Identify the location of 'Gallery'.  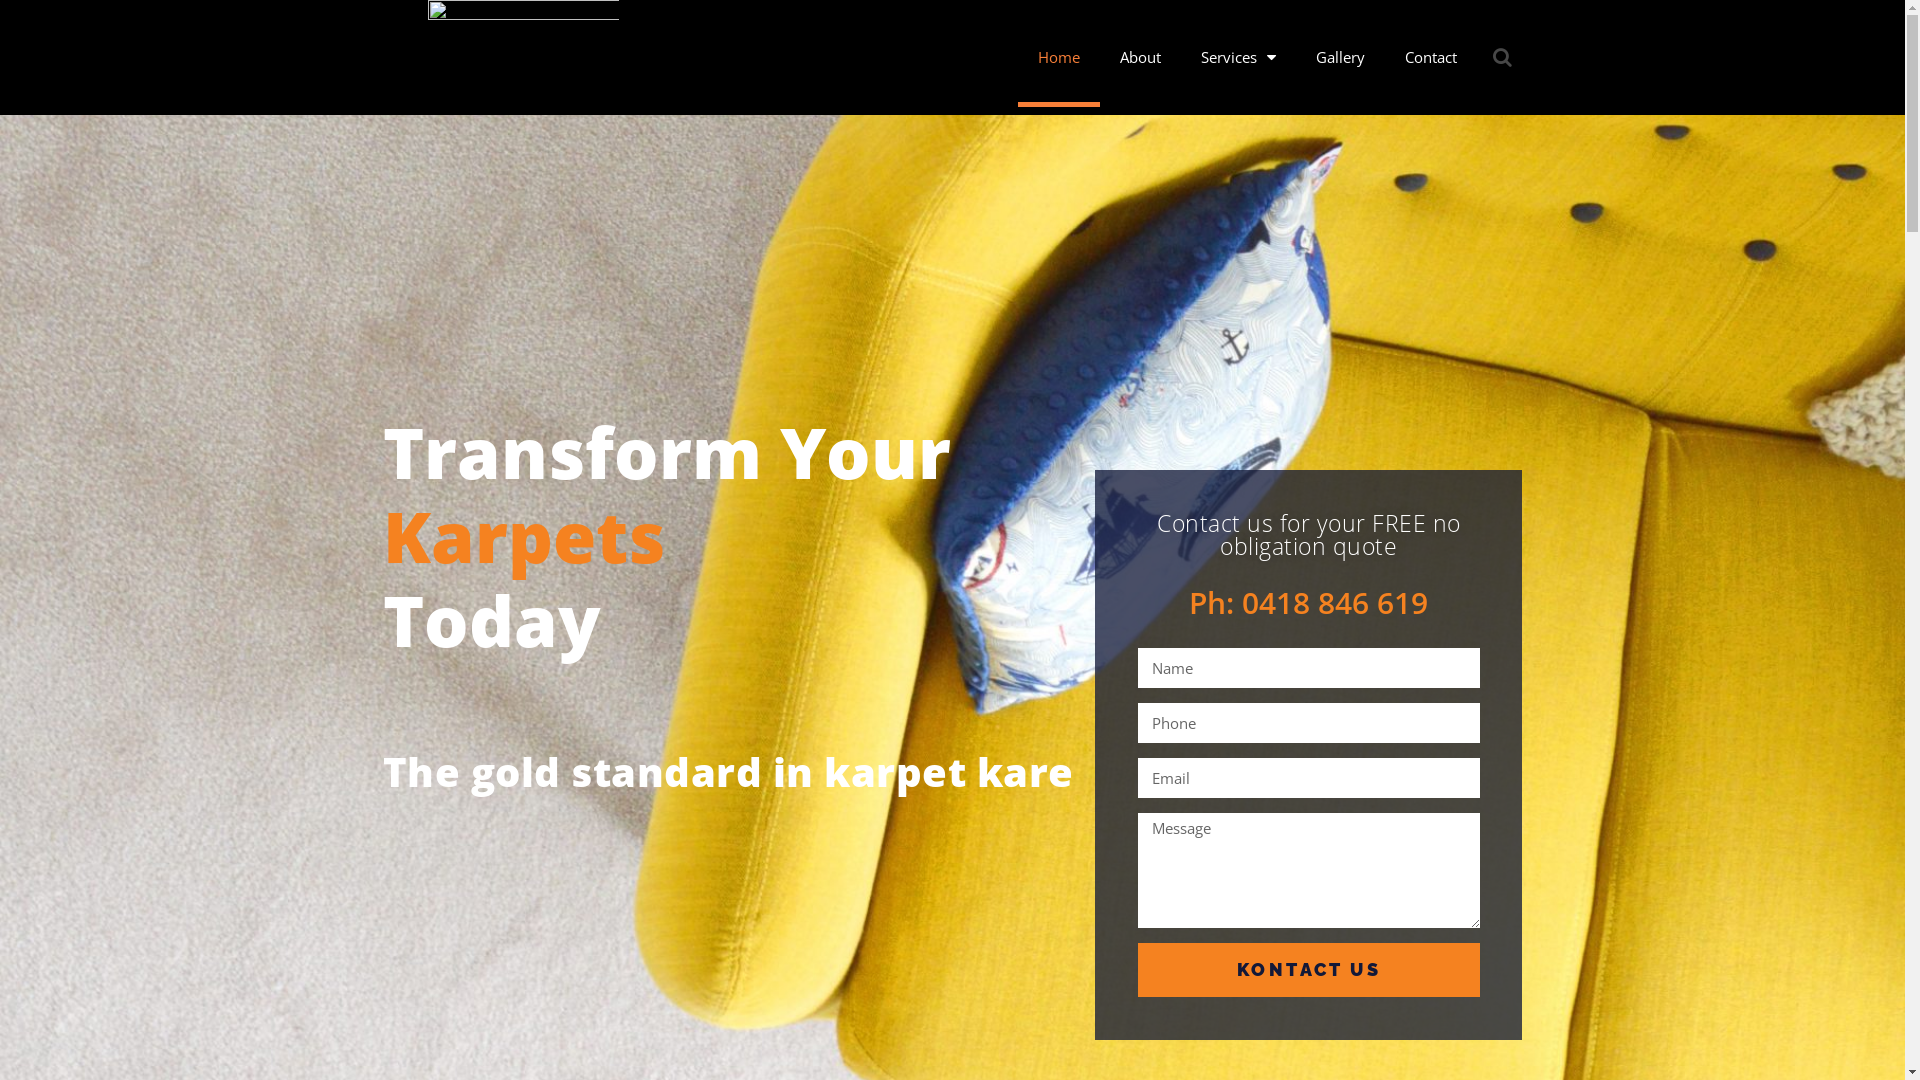
(1340, 56).